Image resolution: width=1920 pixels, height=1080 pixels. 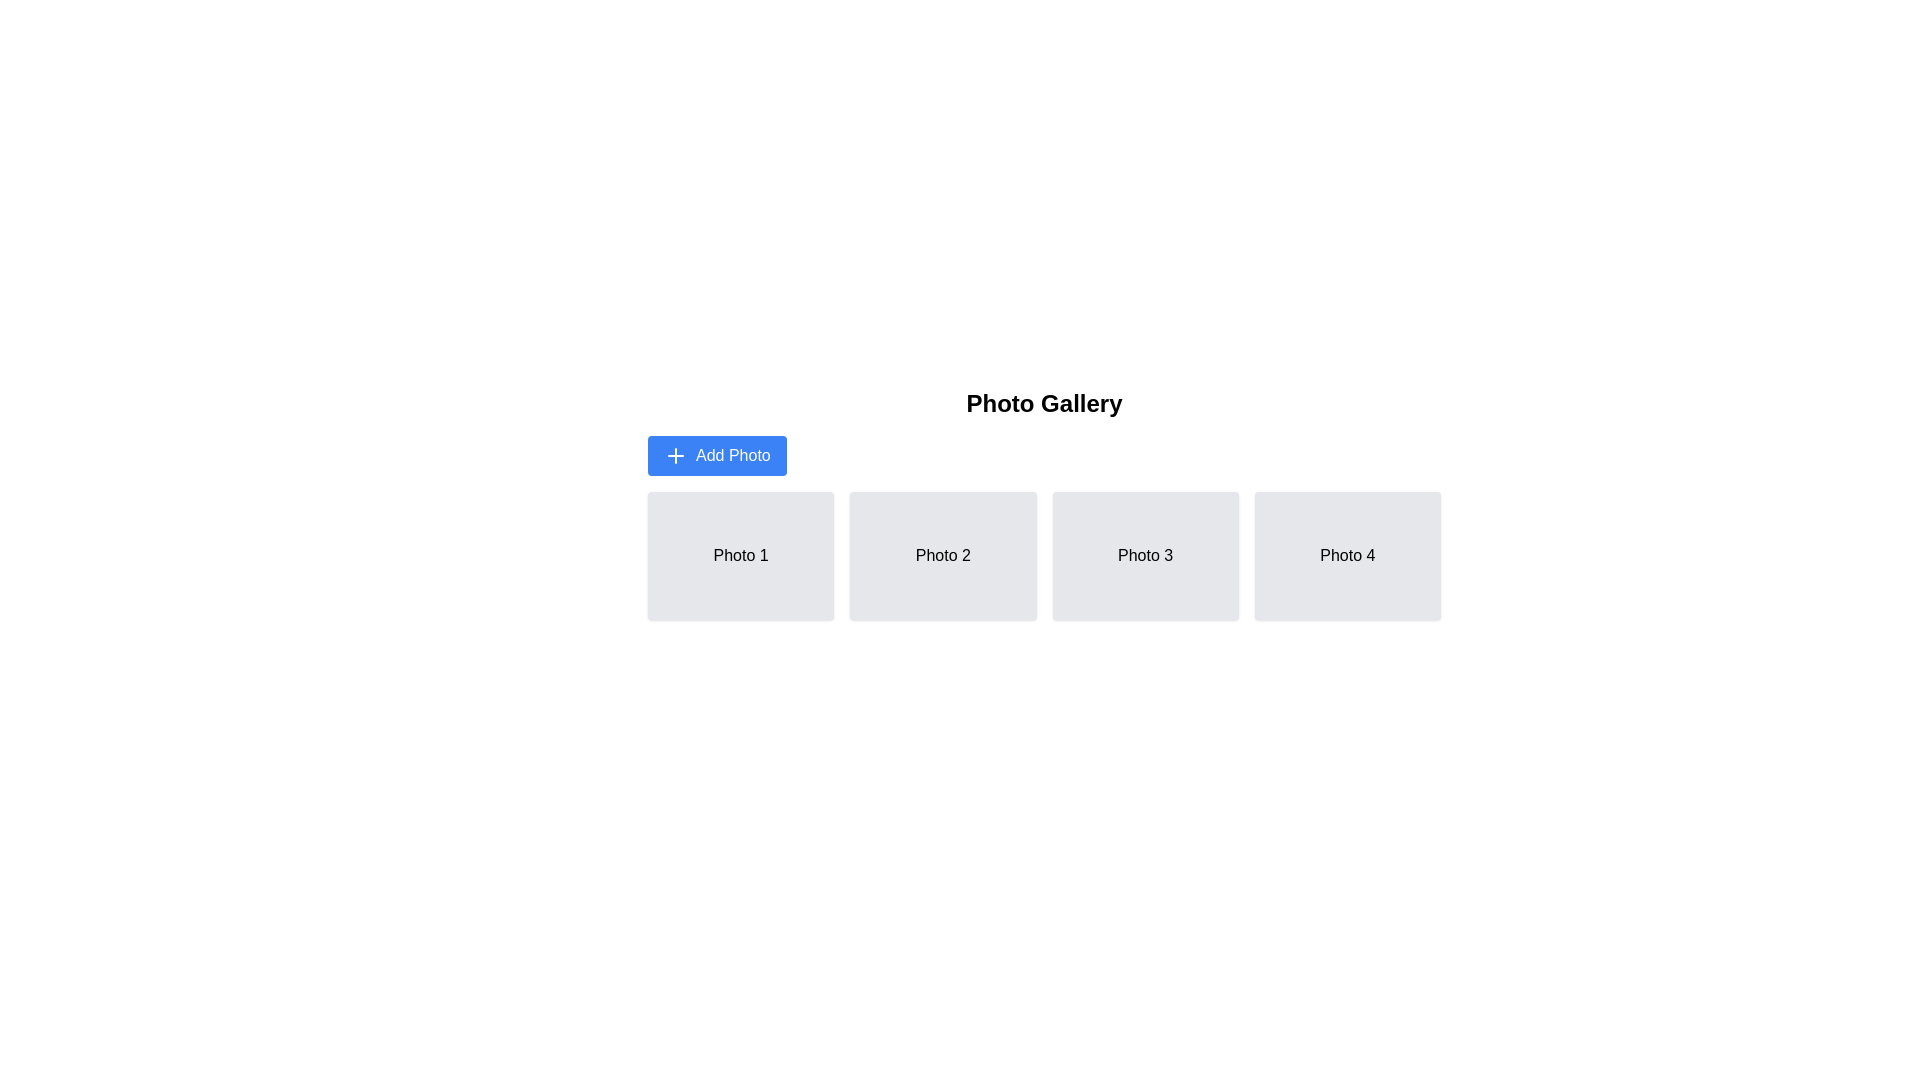 What do you see at coordinates (1347, 555) in the screenshot?
I see `the static display element labeled 'Photo 4', which is a rectangular box with a light gray background and bold black text centered inside` at bounding box center [1347, 555].